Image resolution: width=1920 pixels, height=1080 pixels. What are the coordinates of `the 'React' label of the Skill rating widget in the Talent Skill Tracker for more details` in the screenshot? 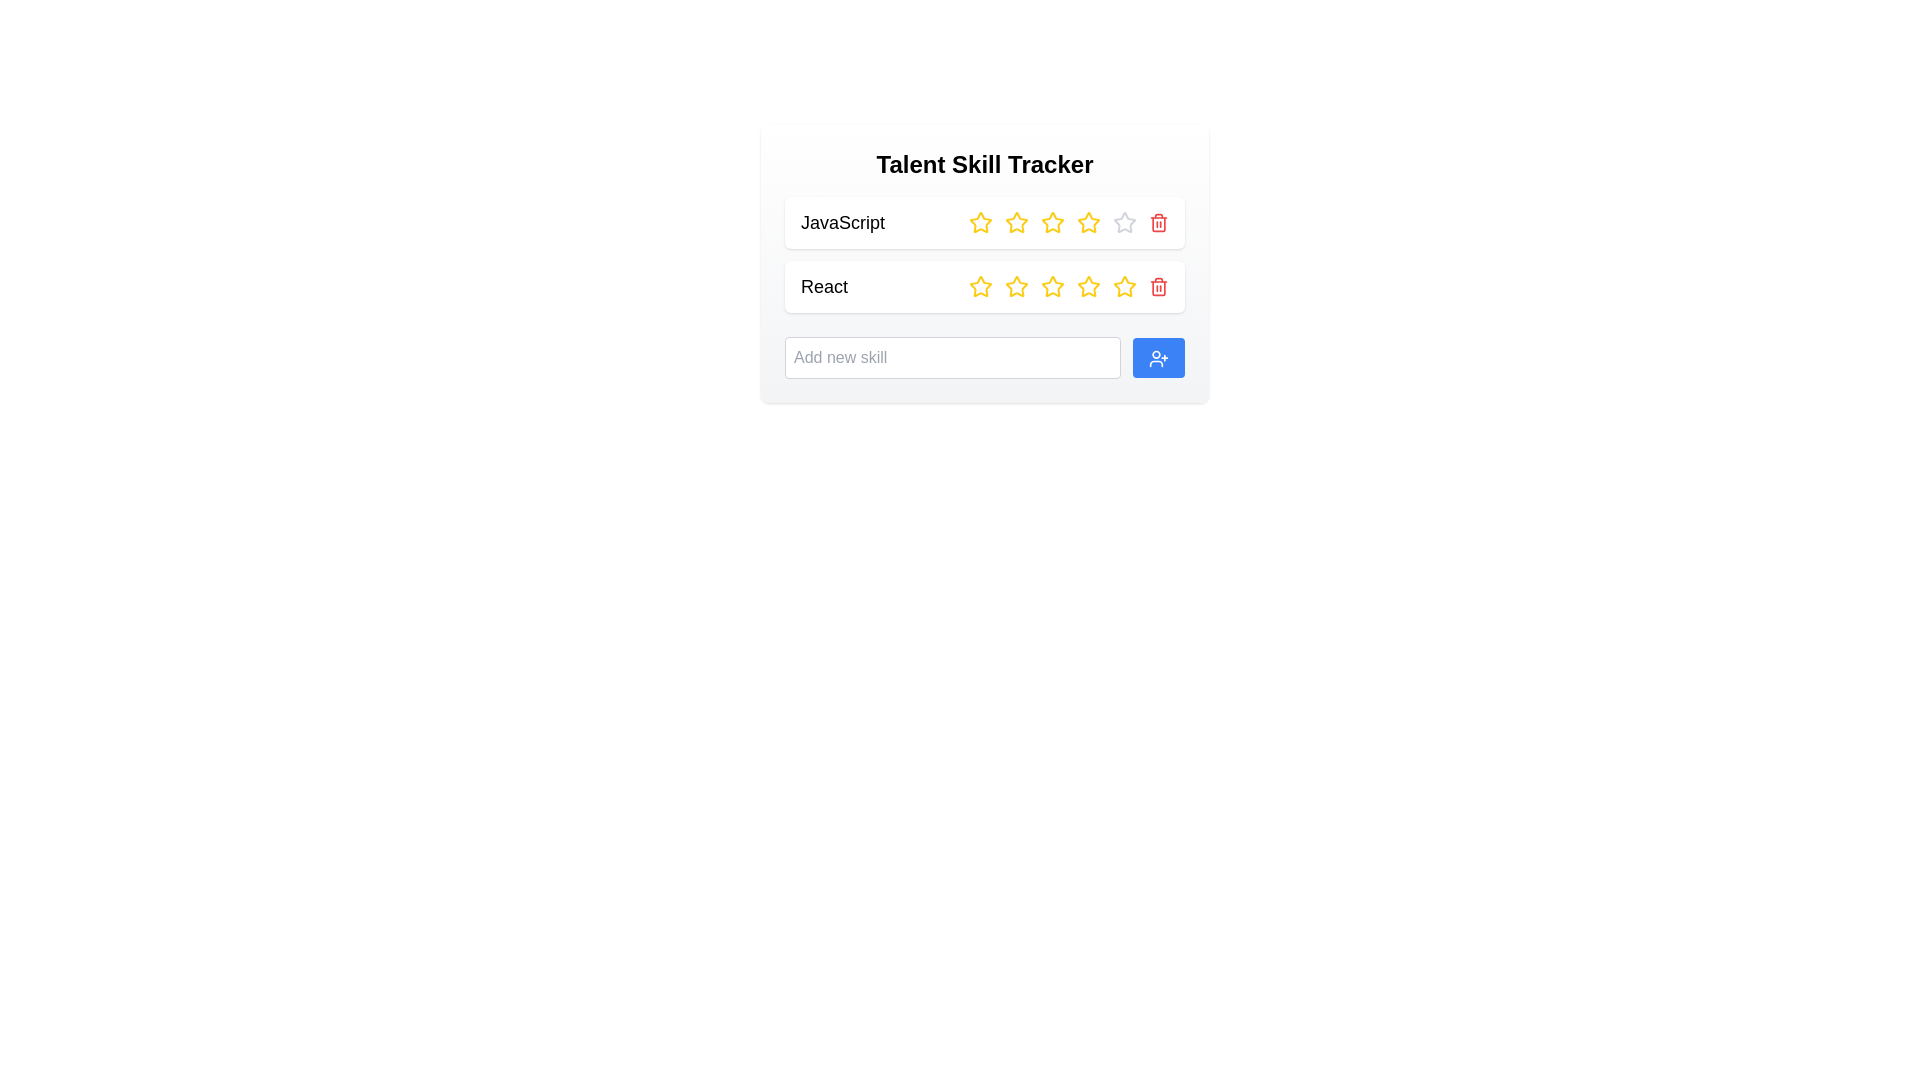 It's located at (984, 262).